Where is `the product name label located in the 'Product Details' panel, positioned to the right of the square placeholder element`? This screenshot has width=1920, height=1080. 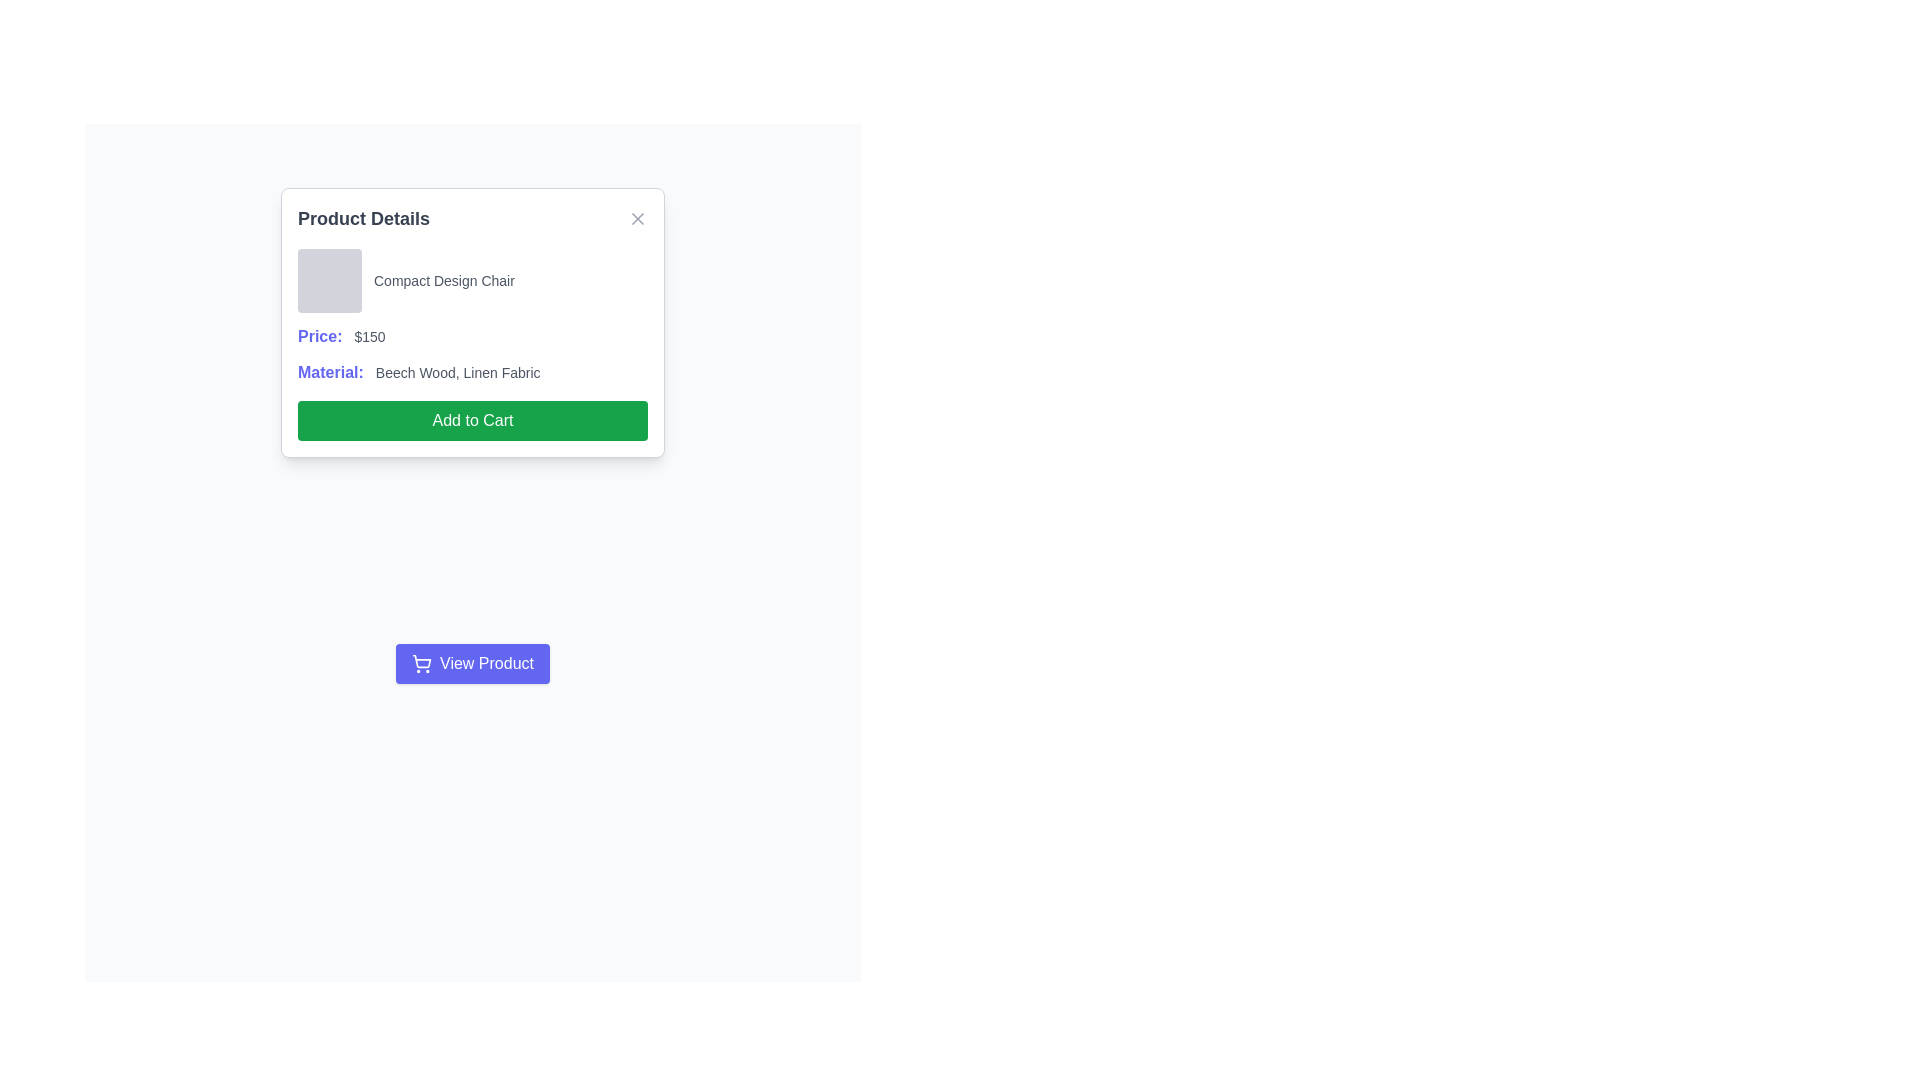 the product name label located in the 'Product Details' panel, positioned to the right of the square placeholder element is located at coordinates (443, 281).